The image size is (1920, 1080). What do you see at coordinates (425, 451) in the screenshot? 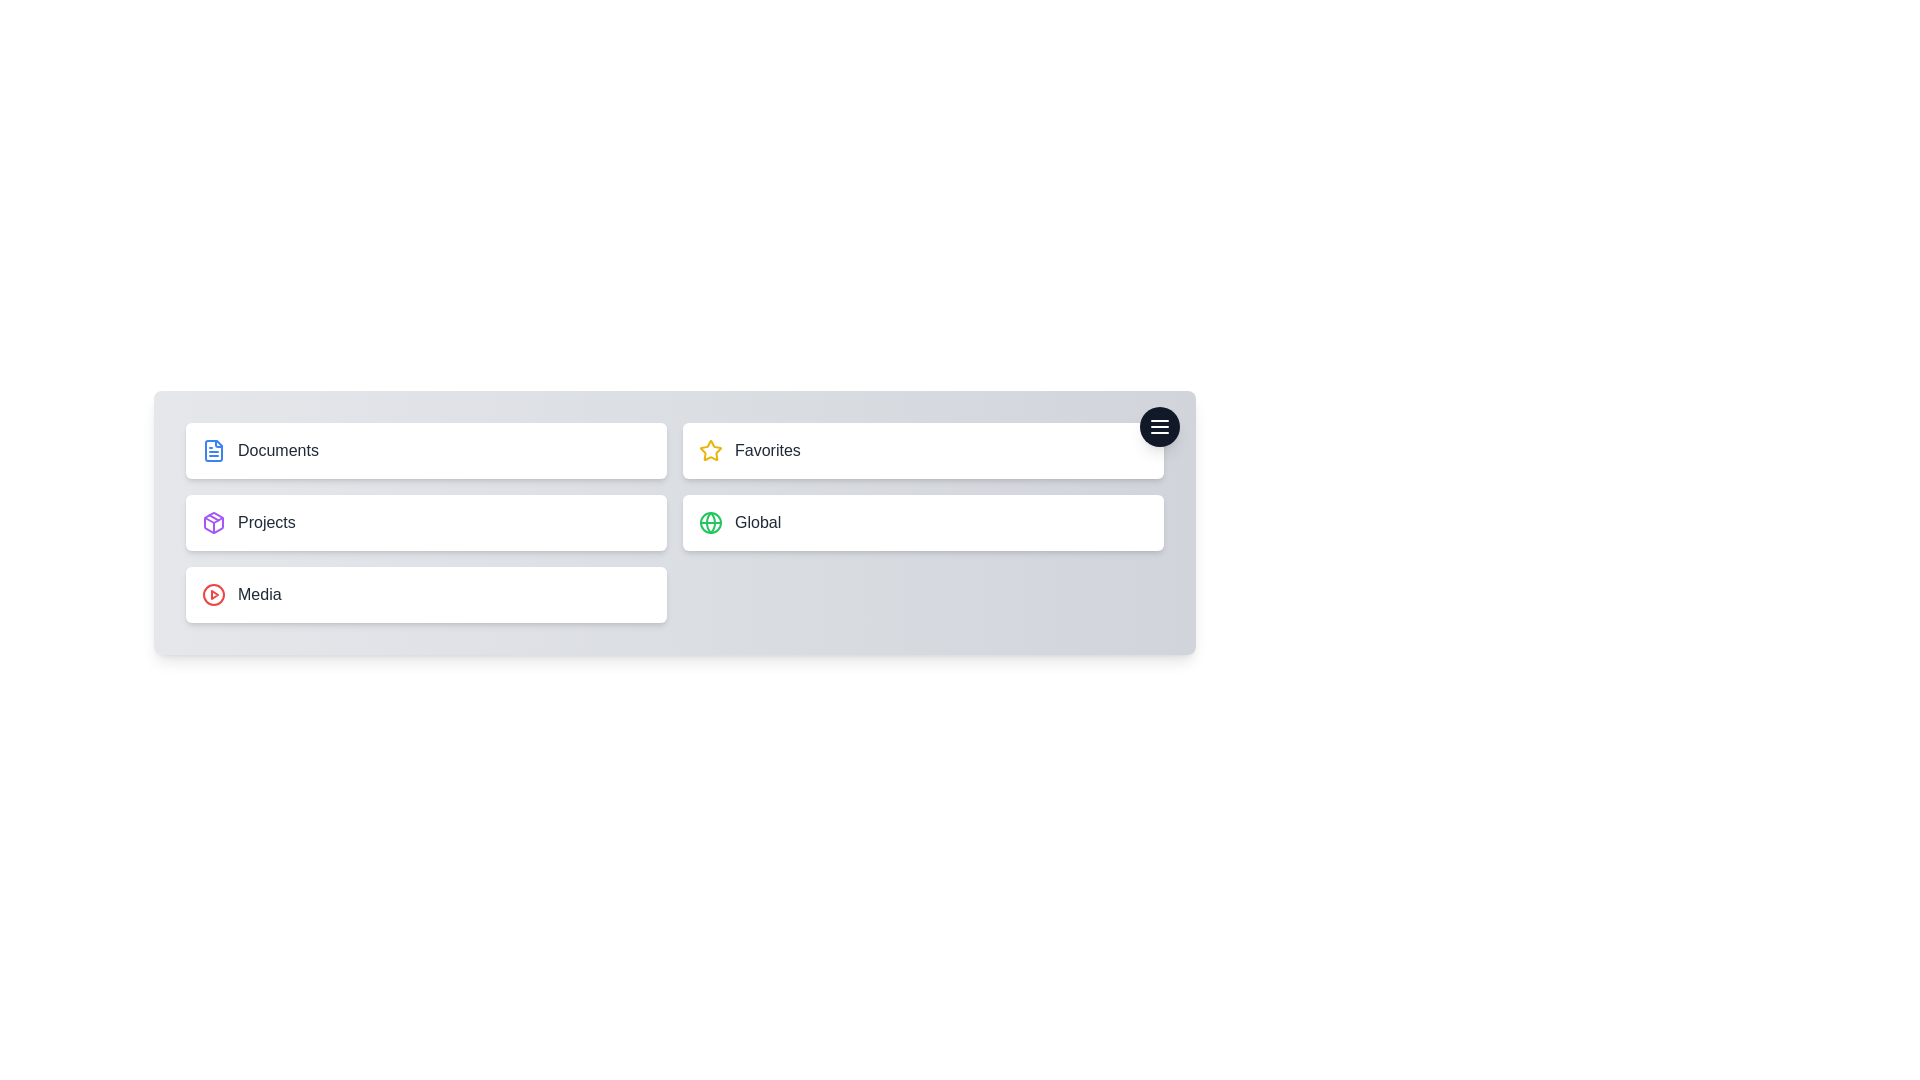
I see `the menu item labeled Documents` at bounding box center [425, 451].